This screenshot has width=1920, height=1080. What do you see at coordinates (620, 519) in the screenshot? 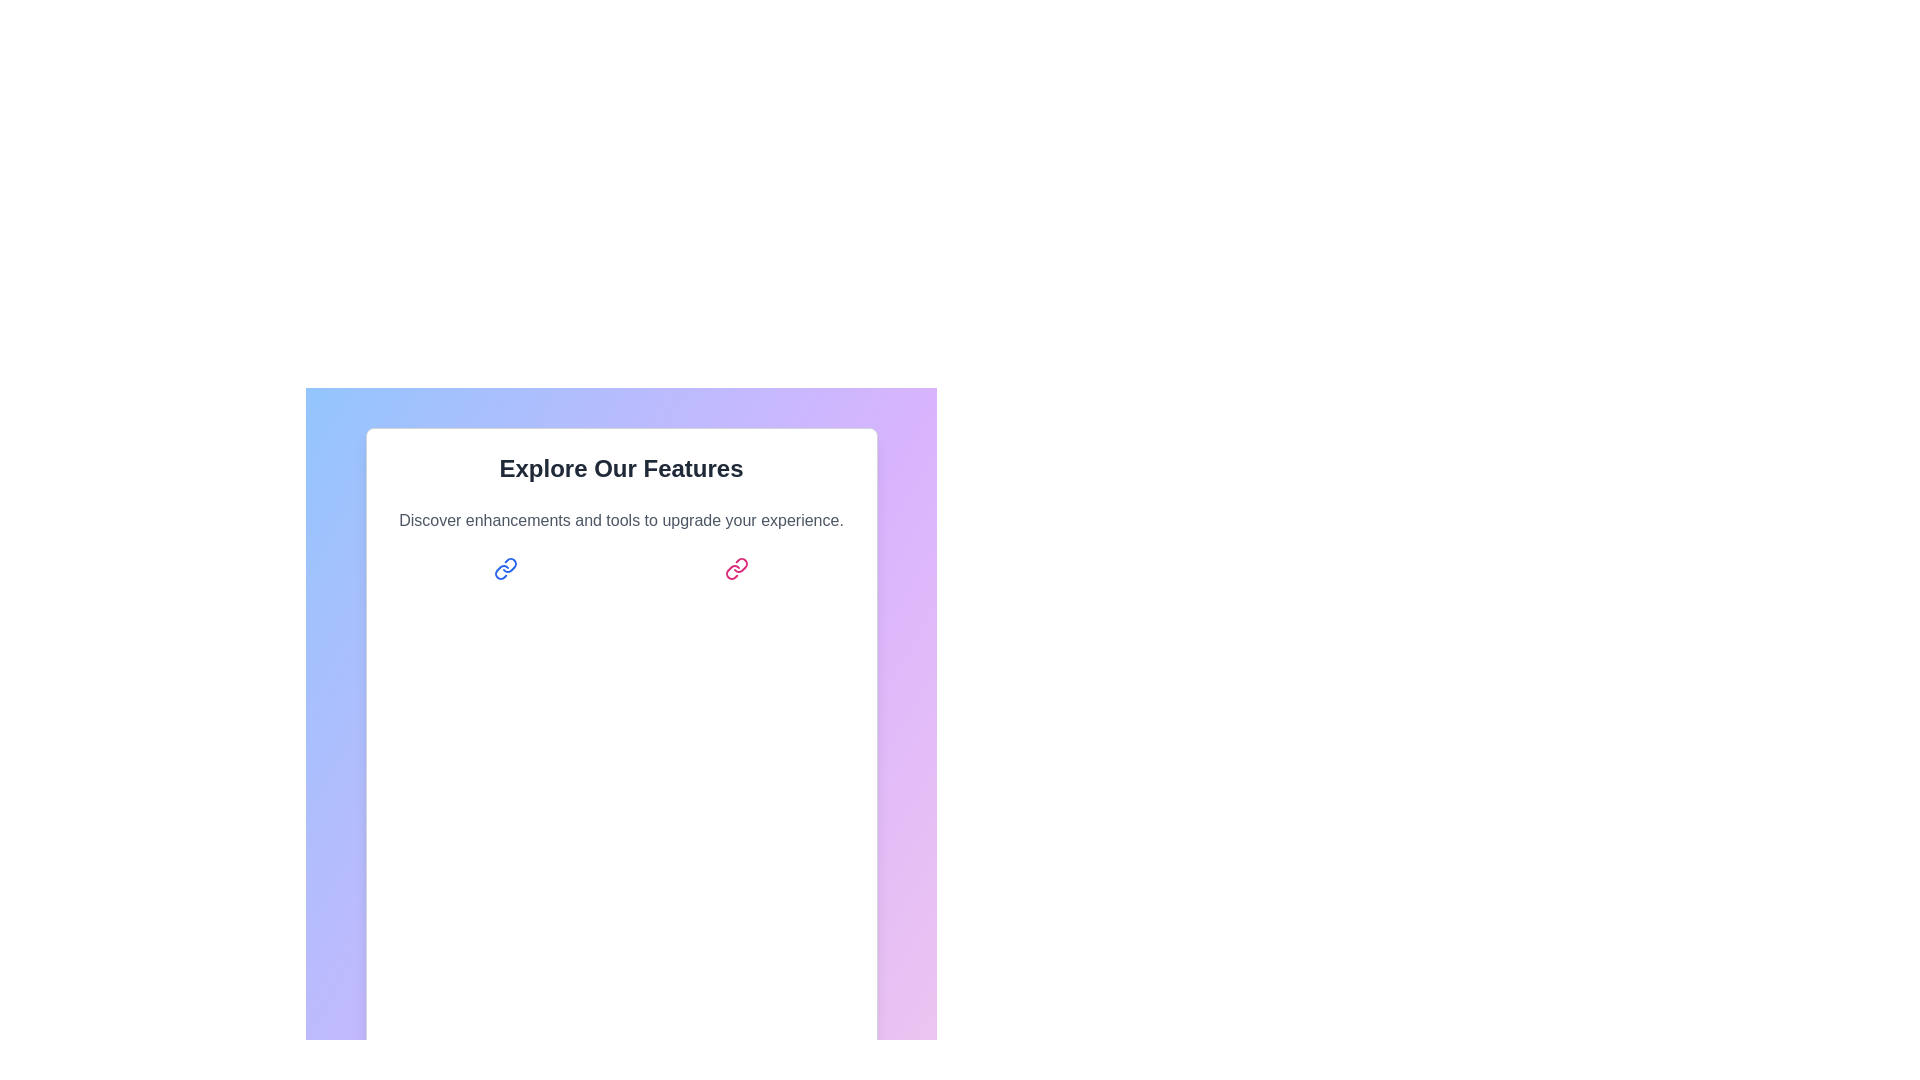
I see `the descriptive text located below the heading 'Explore Our Features' in the interface` at bounding box center [620, 519].